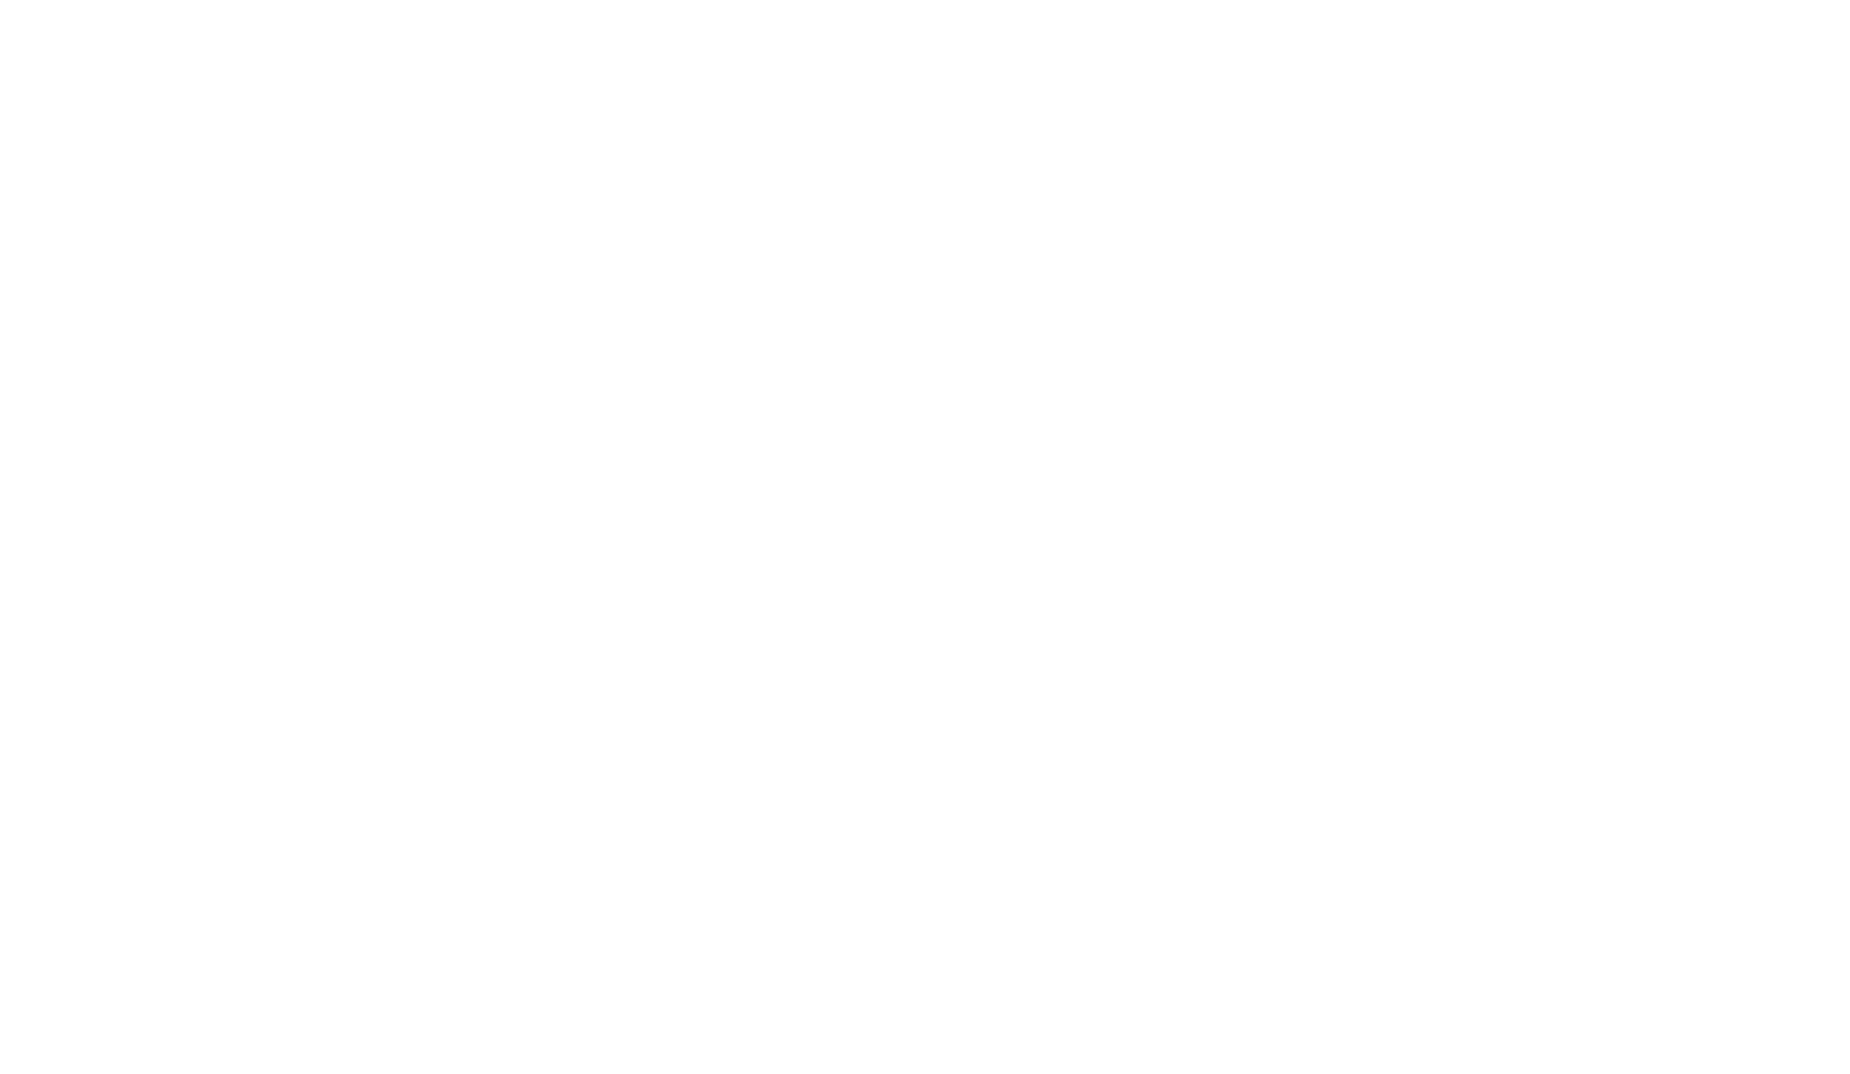  Describe the element at coordinates (443, 751) in the screenshot. I see `'Spotted par QuentinF'` at that location.